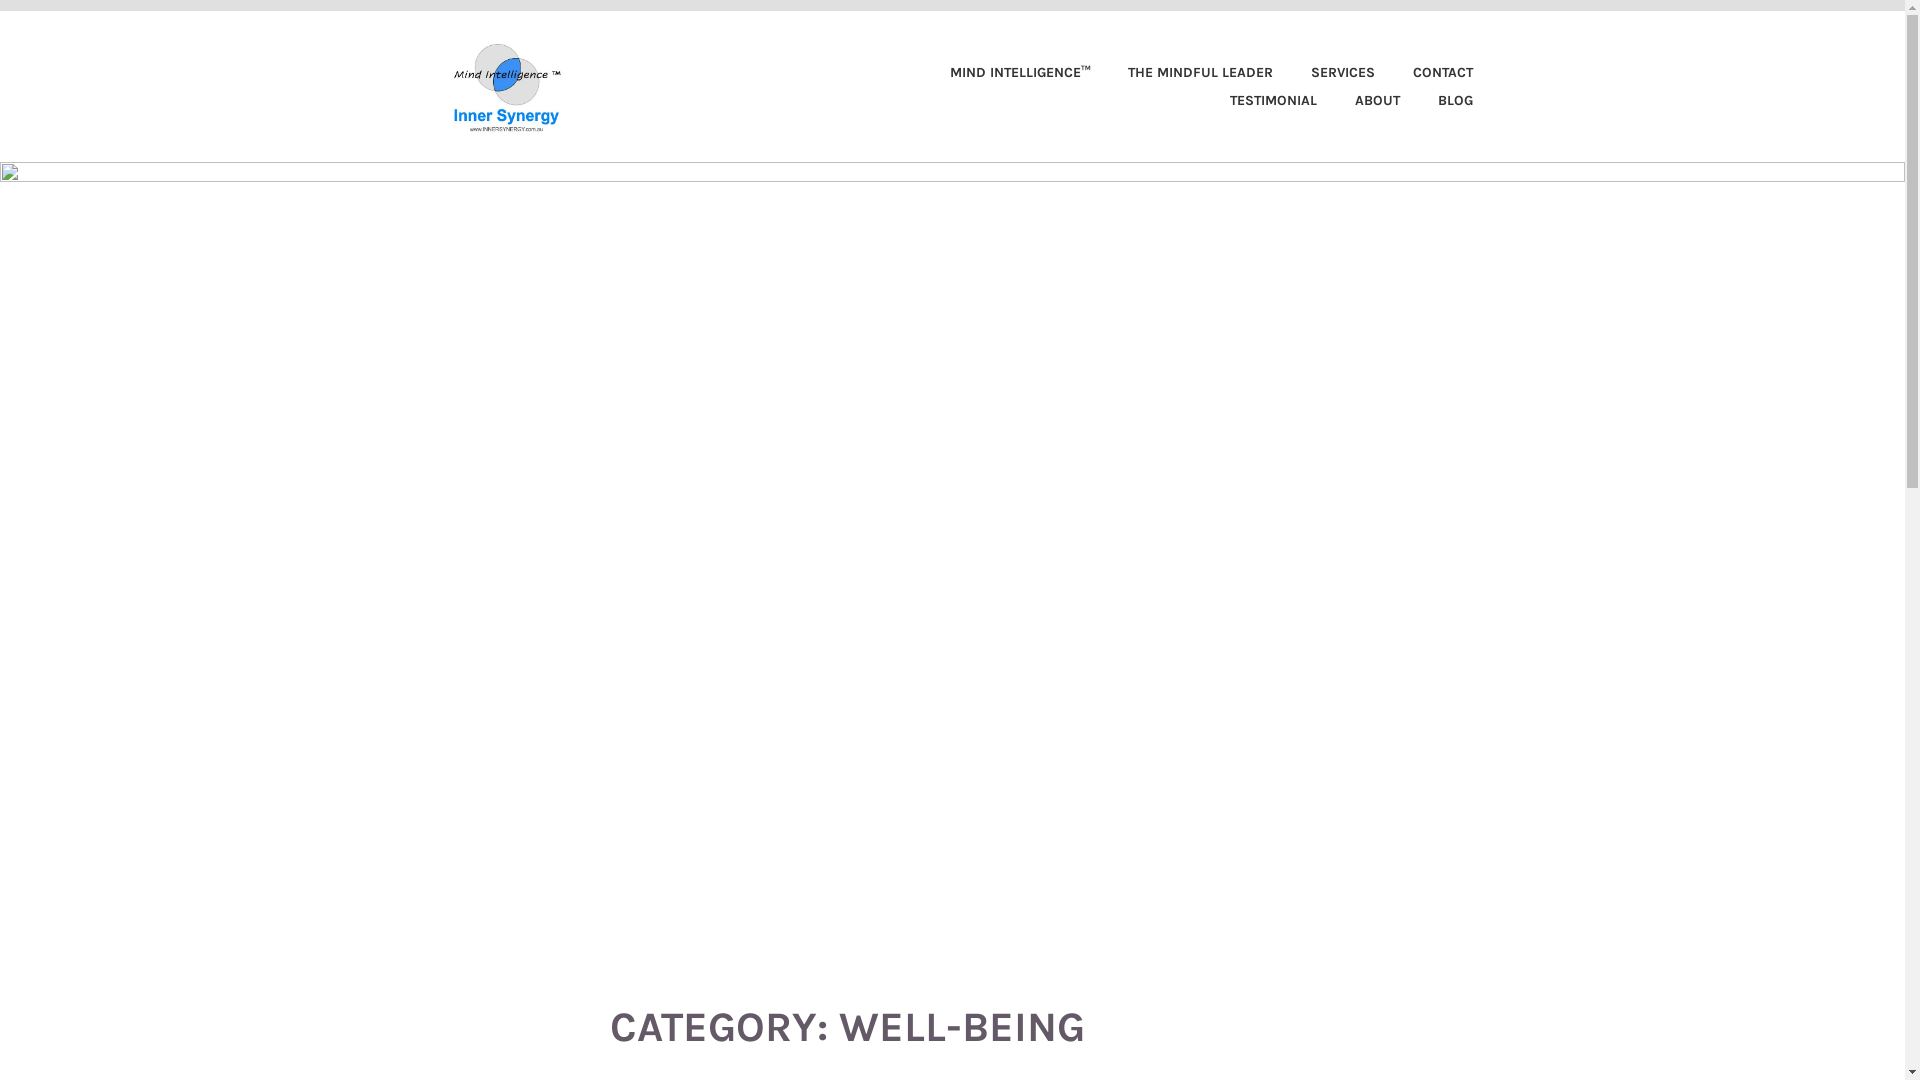  Describe the element at coordinates (1196, 100) in the screenshot. I see `'TESTIMONIAL'` at that location.